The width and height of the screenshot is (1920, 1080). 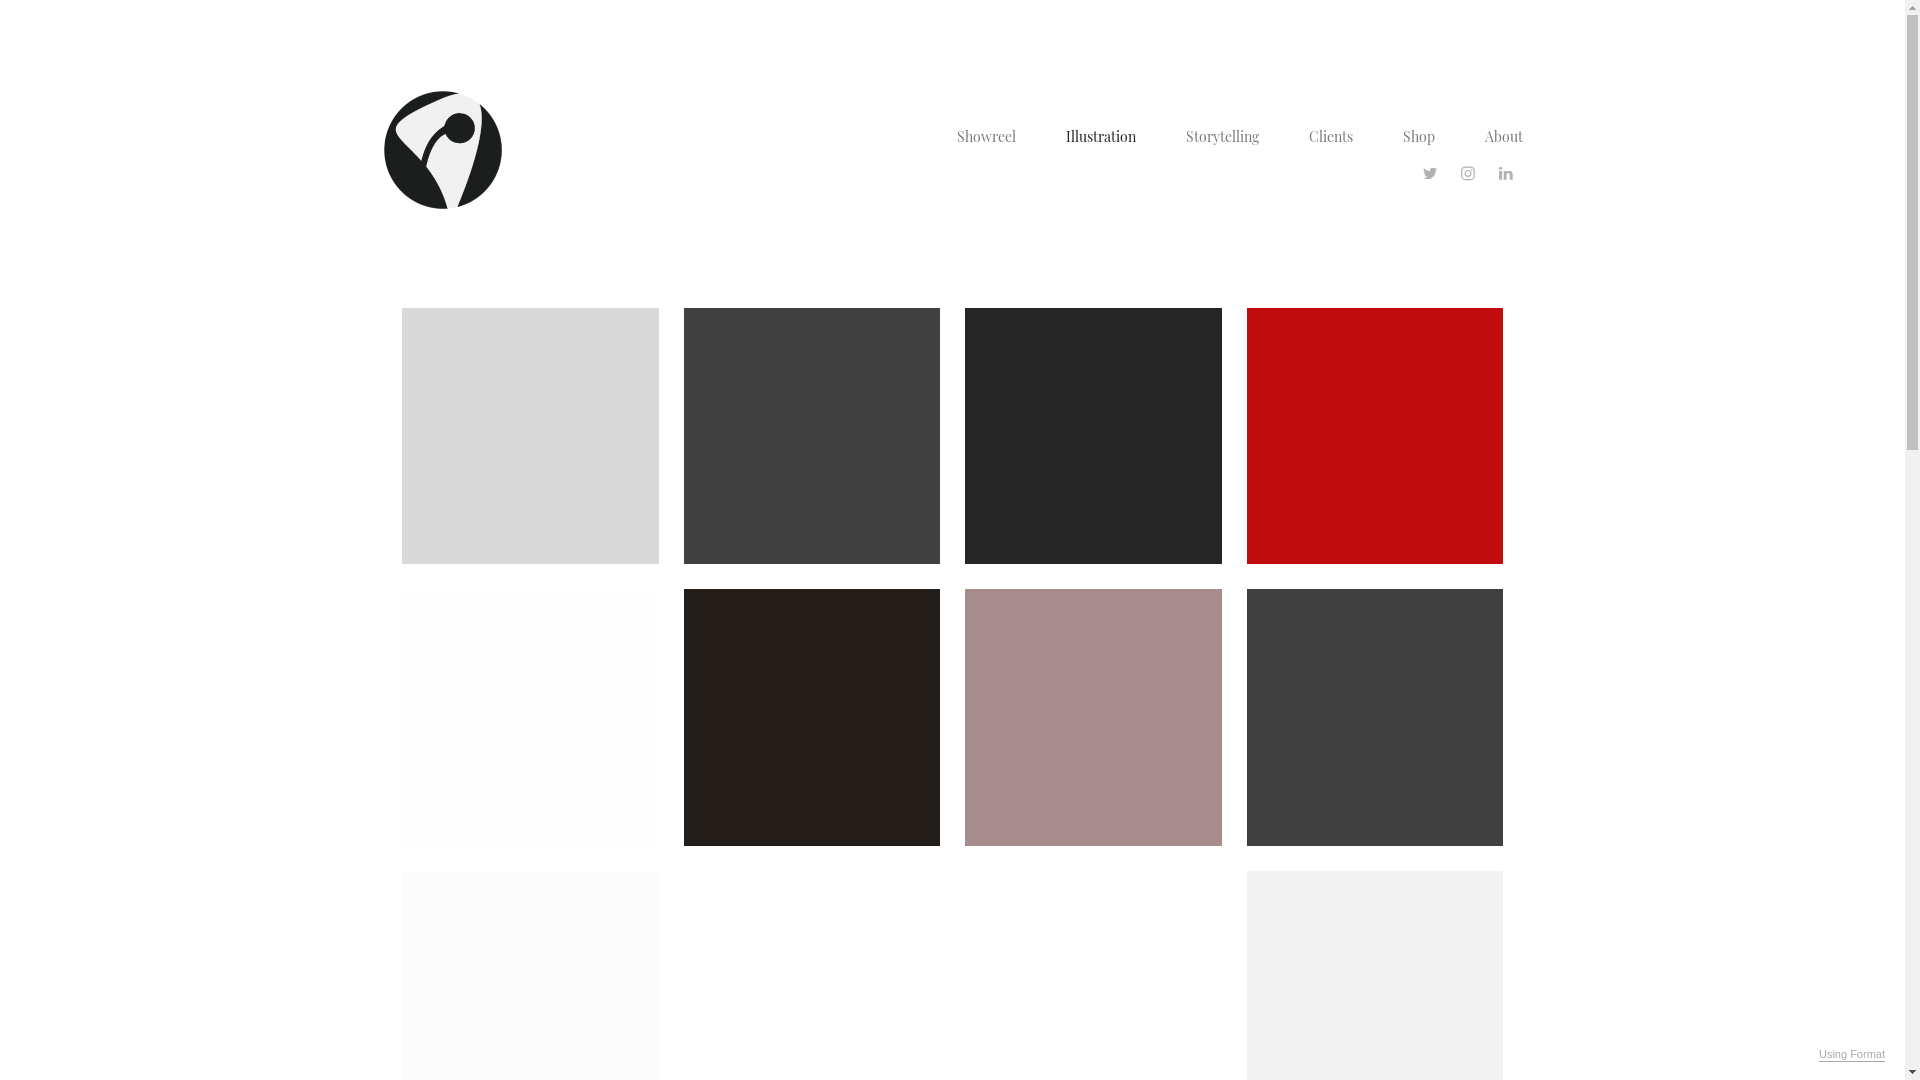 What do you see at coordinates (1416, 135) in the screenshot?
I see `'Shop'` at bounding box center [1416, 135].